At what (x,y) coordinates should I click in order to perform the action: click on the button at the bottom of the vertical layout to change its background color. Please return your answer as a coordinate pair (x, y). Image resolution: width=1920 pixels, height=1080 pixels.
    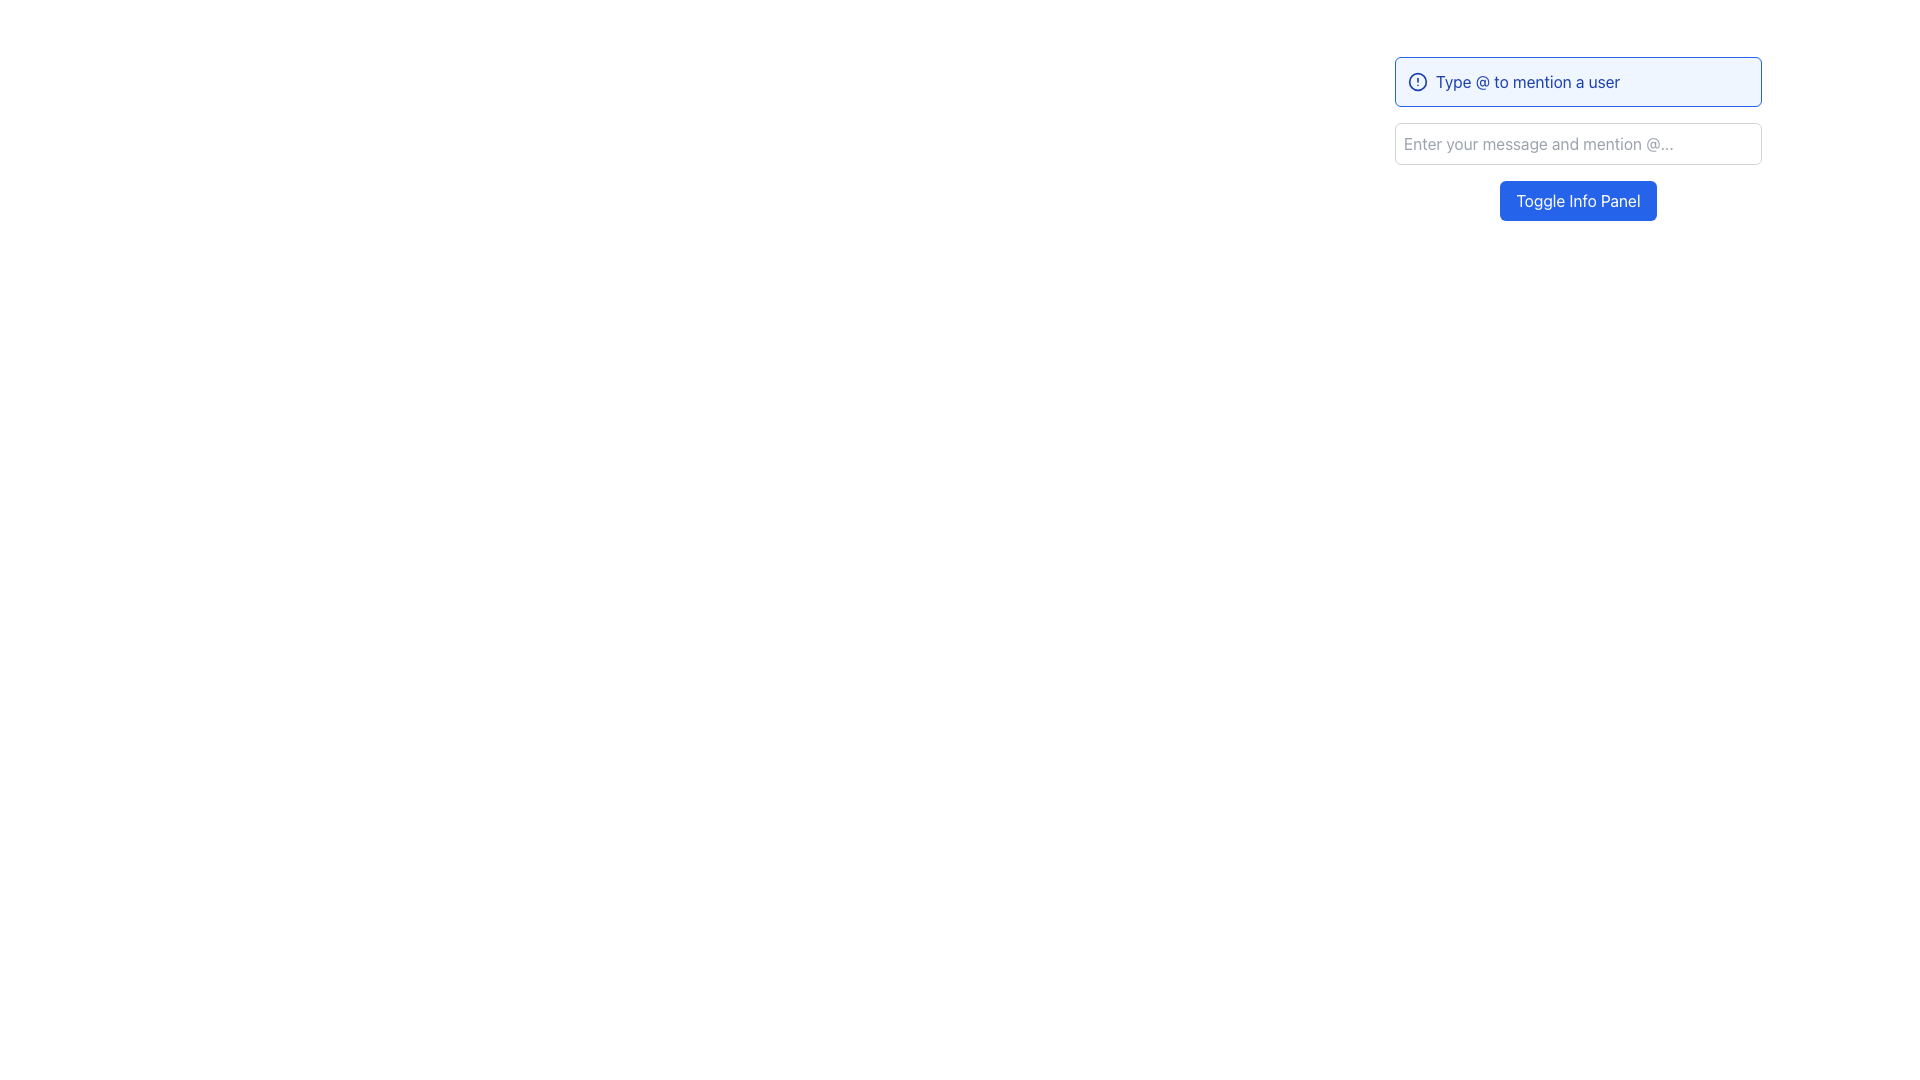
    Looking at the image, I should click on (1577, 200).